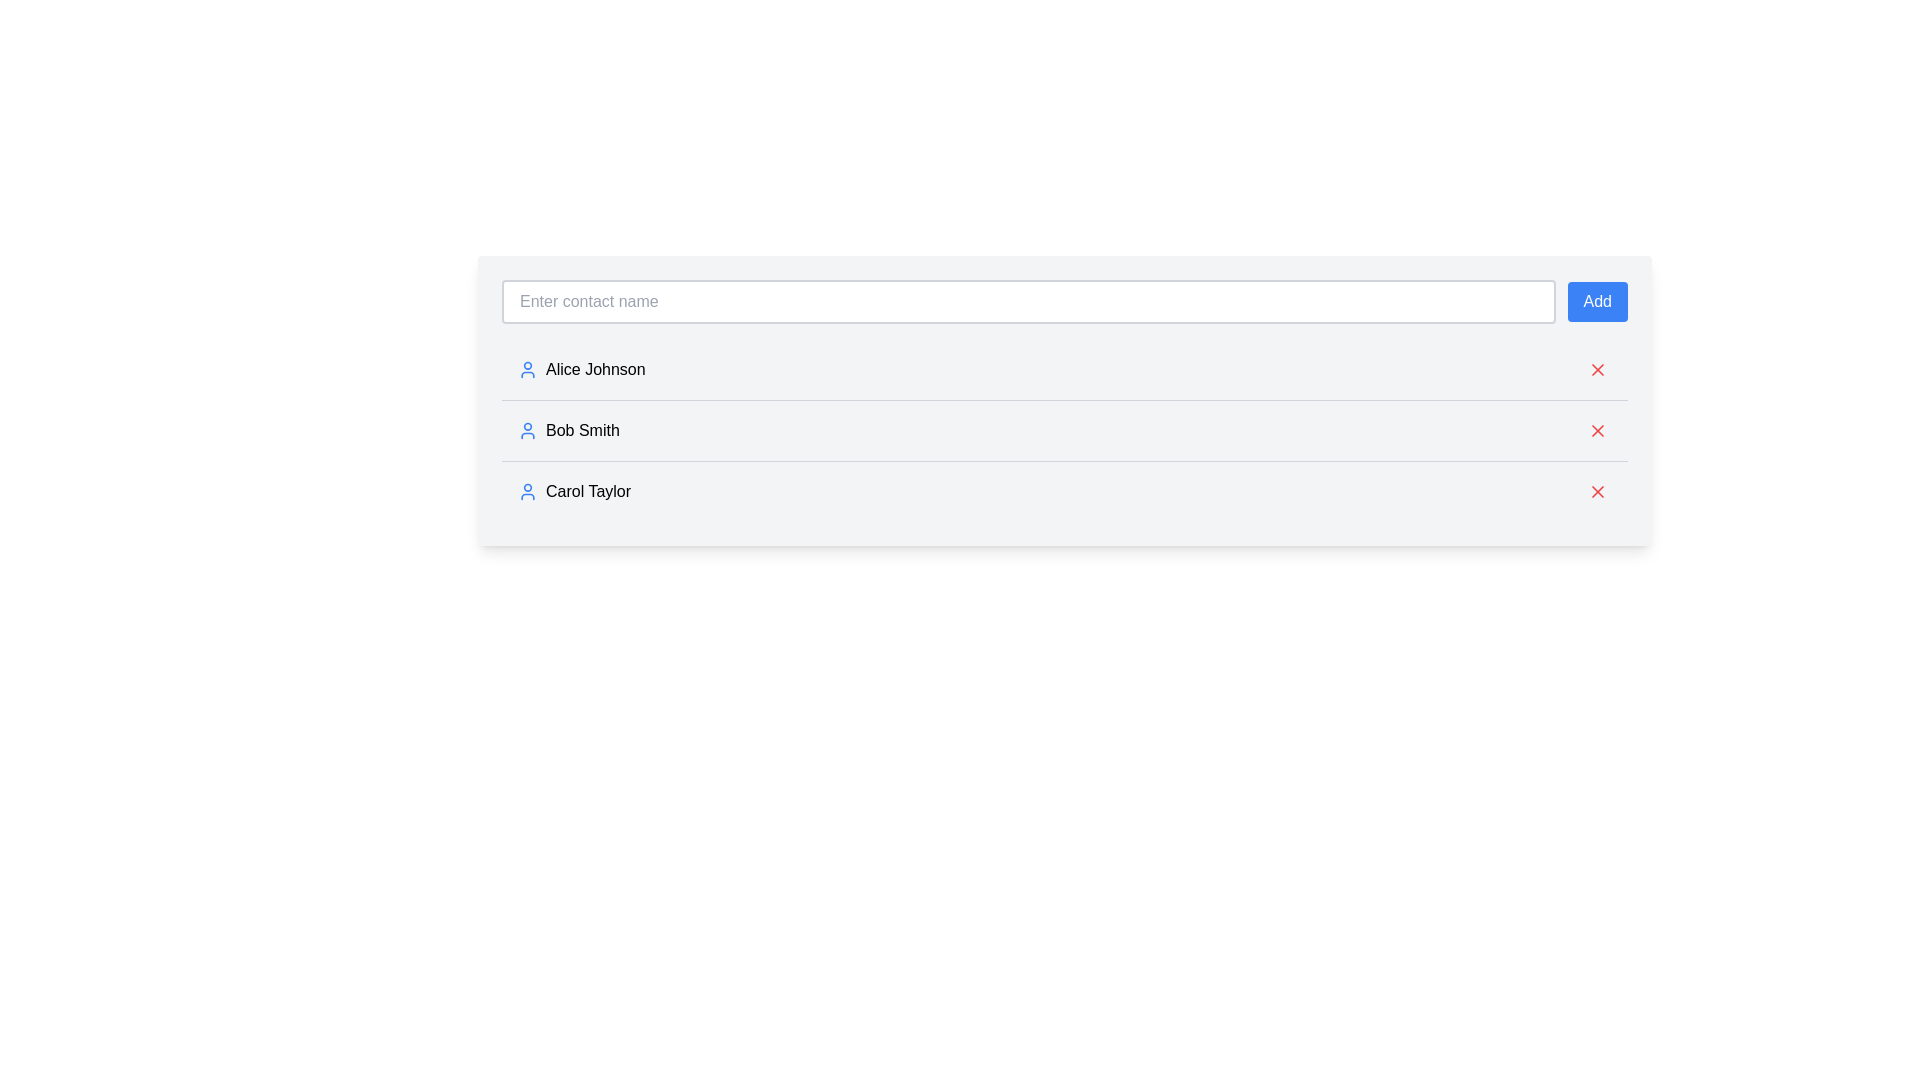  Describe the element at coordinates (1597, 430) in the screenshot. I see `the red-colored button with a cross icon located on the far-right side of the list entry for 'Bob Smith'` at that location.